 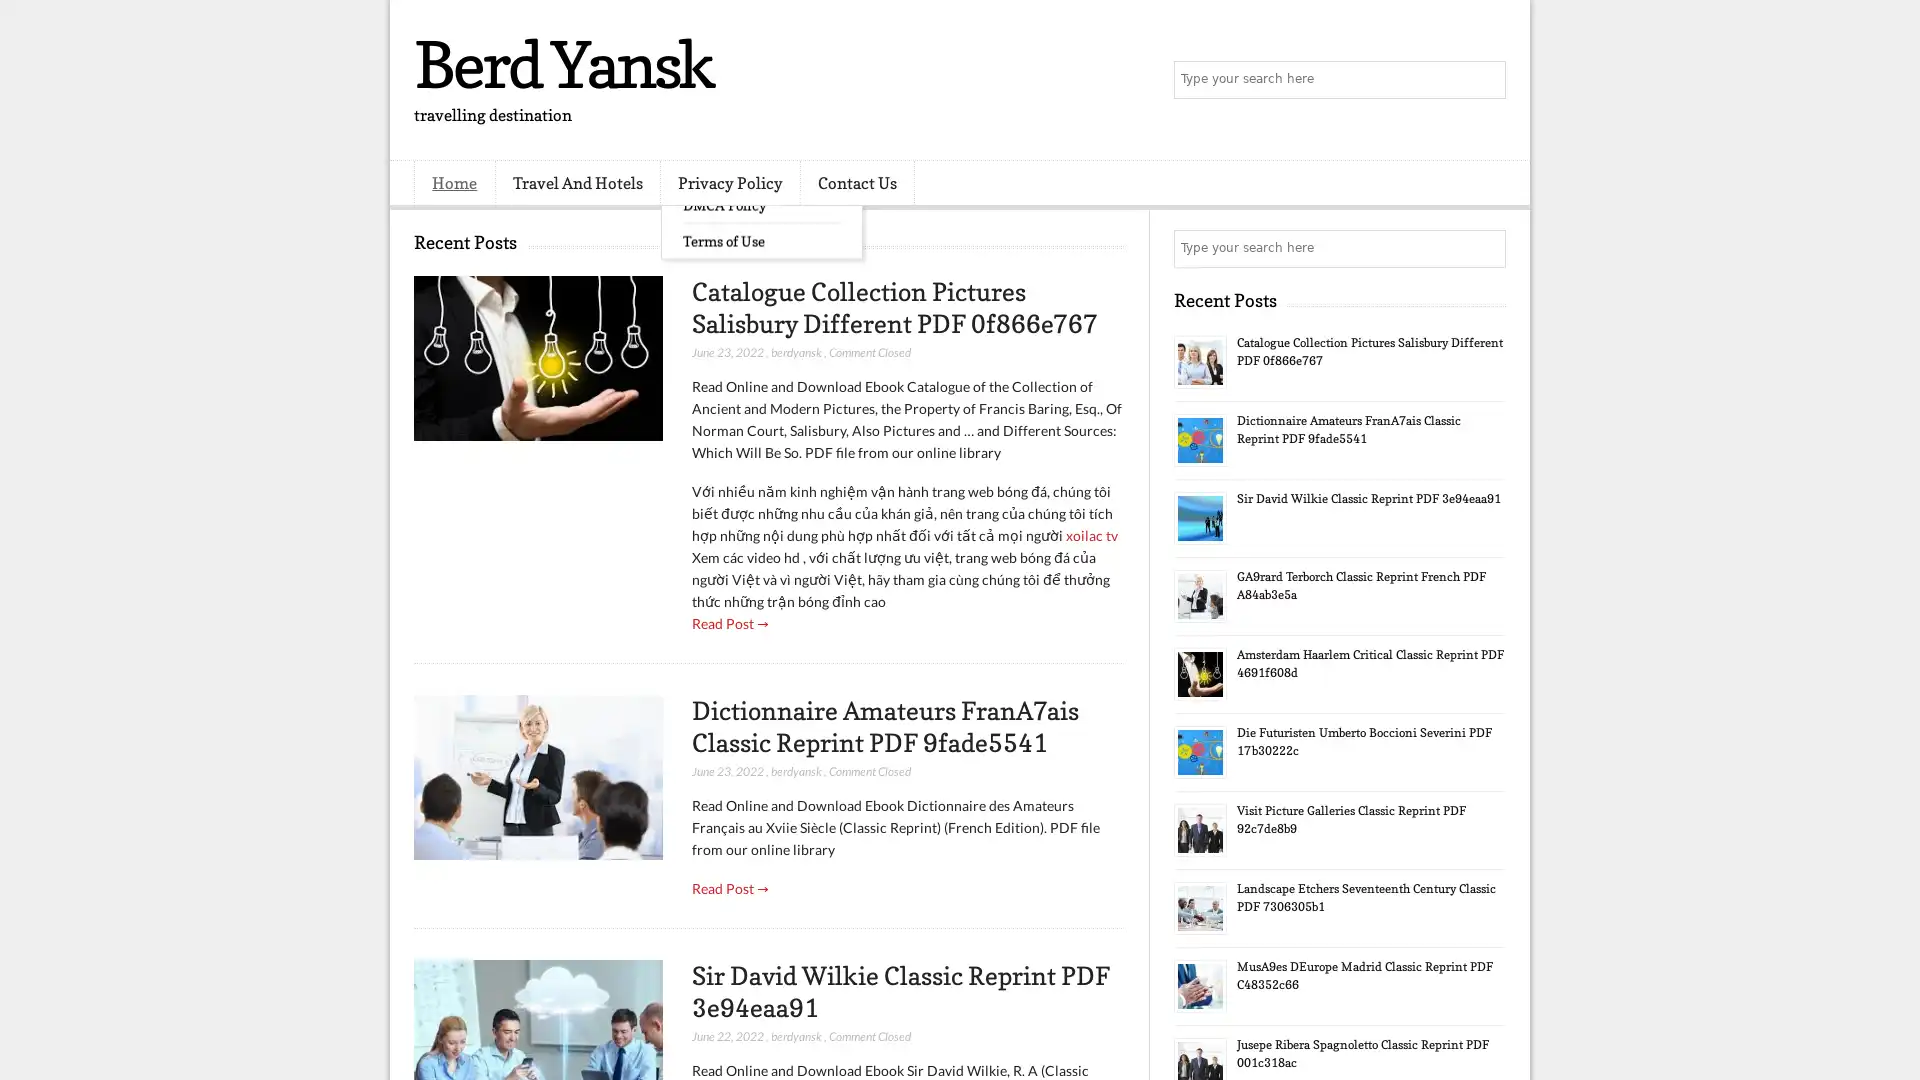 What do you see at coordinates (1485, 80) in the screenshot?
I see `Search` at bounding box center [1485, 80].